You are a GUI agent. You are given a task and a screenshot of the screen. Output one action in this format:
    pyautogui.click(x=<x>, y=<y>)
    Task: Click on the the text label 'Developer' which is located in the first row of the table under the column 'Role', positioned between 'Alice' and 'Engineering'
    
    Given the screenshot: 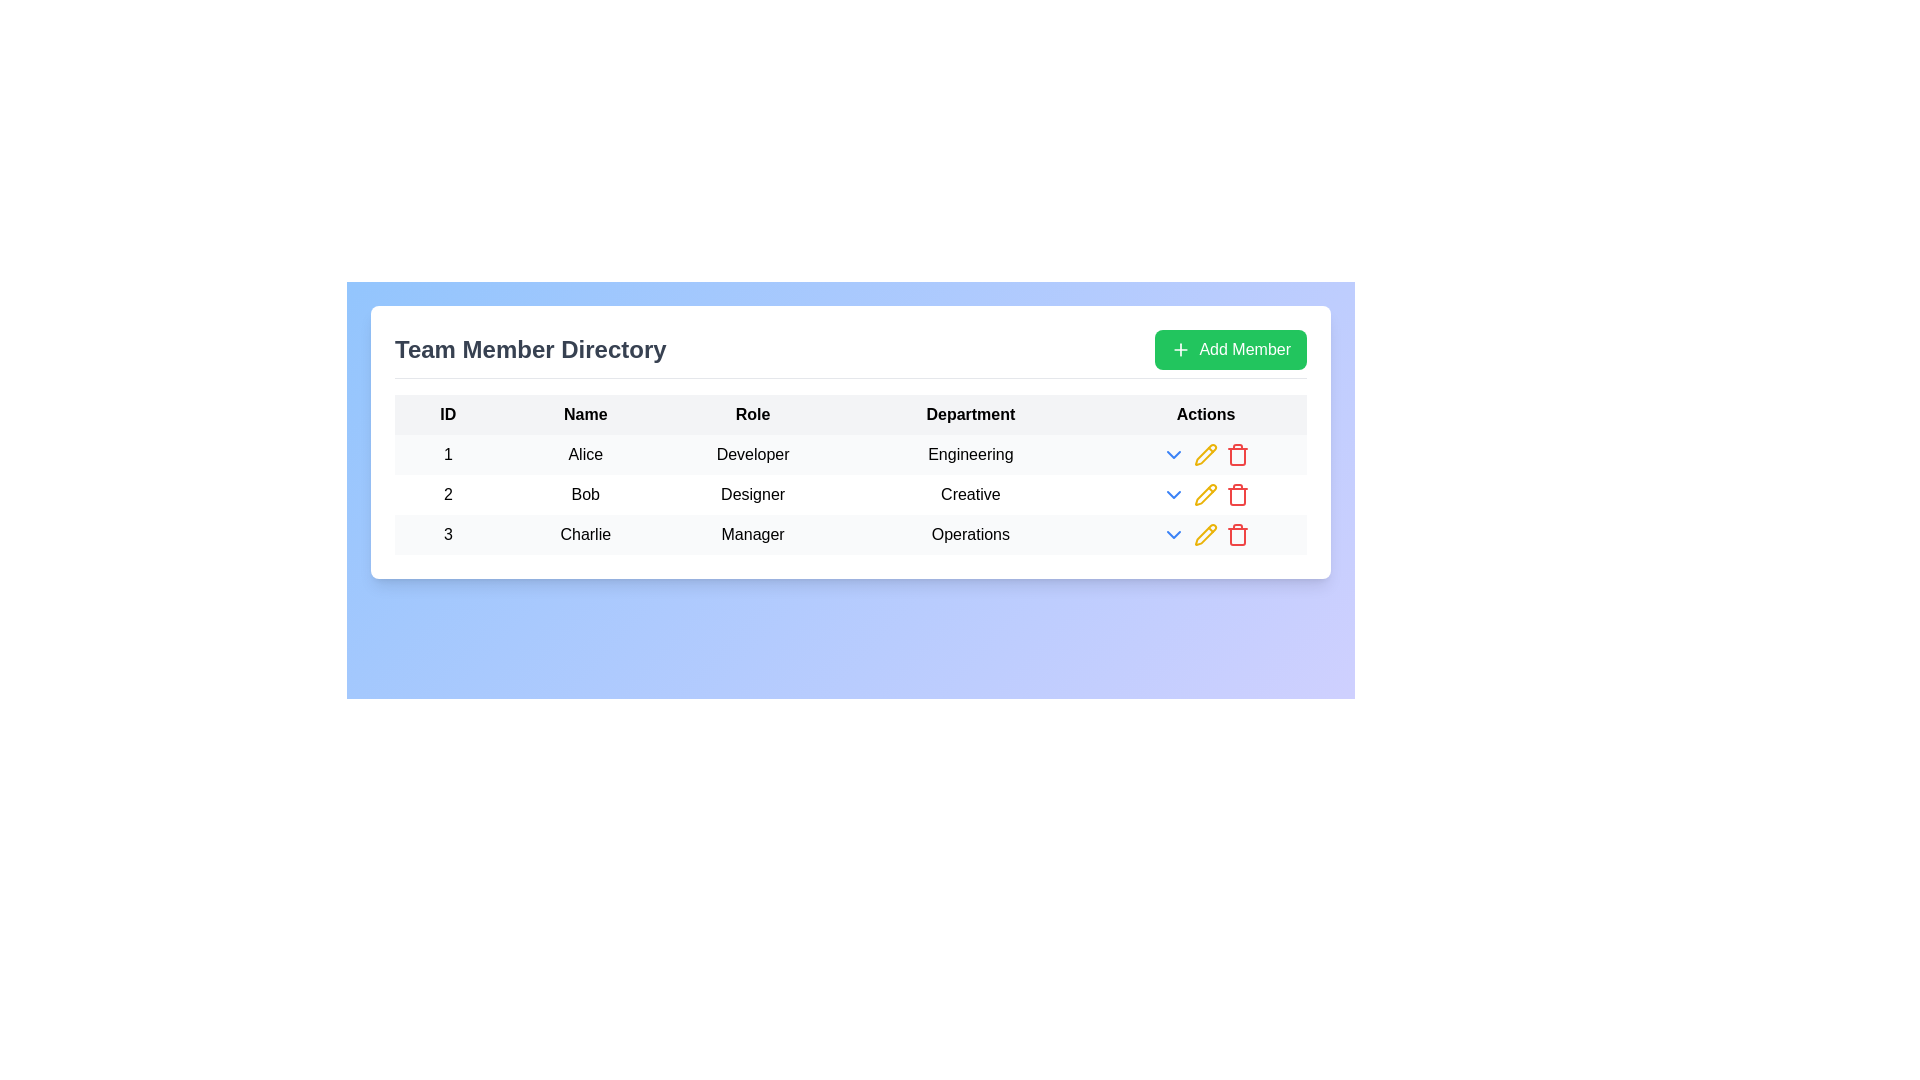 What is the action you would take?
    pyautogui.click(x=752, y=455)
    